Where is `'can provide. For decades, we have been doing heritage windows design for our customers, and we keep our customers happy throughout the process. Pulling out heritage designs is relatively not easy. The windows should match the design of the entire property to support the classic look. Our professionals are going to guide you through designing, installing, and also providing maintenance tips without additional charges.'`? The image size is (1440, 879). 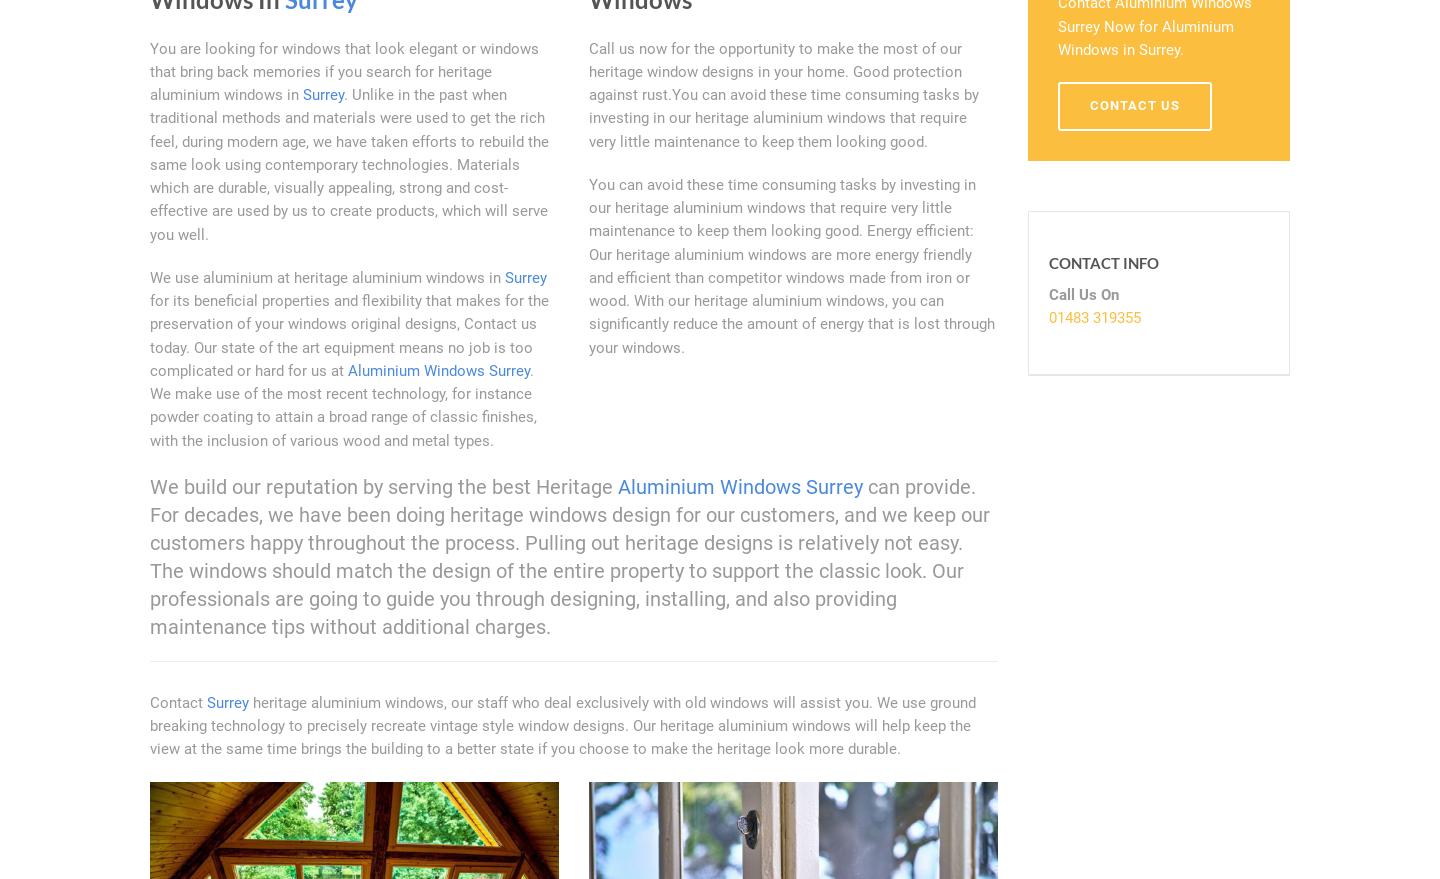
'can provide. For decades, we have been doing heritage windows design for our customers, and we keep our customers happy throughout the process. Pulling out heritage designs is relatively not easy. The windows should match the design of the entire property to support the classic look. Our professionals are going to guide you through designing, installing, and also providing maintenance tips without additional charges.' is located at coordinates (569, 555).